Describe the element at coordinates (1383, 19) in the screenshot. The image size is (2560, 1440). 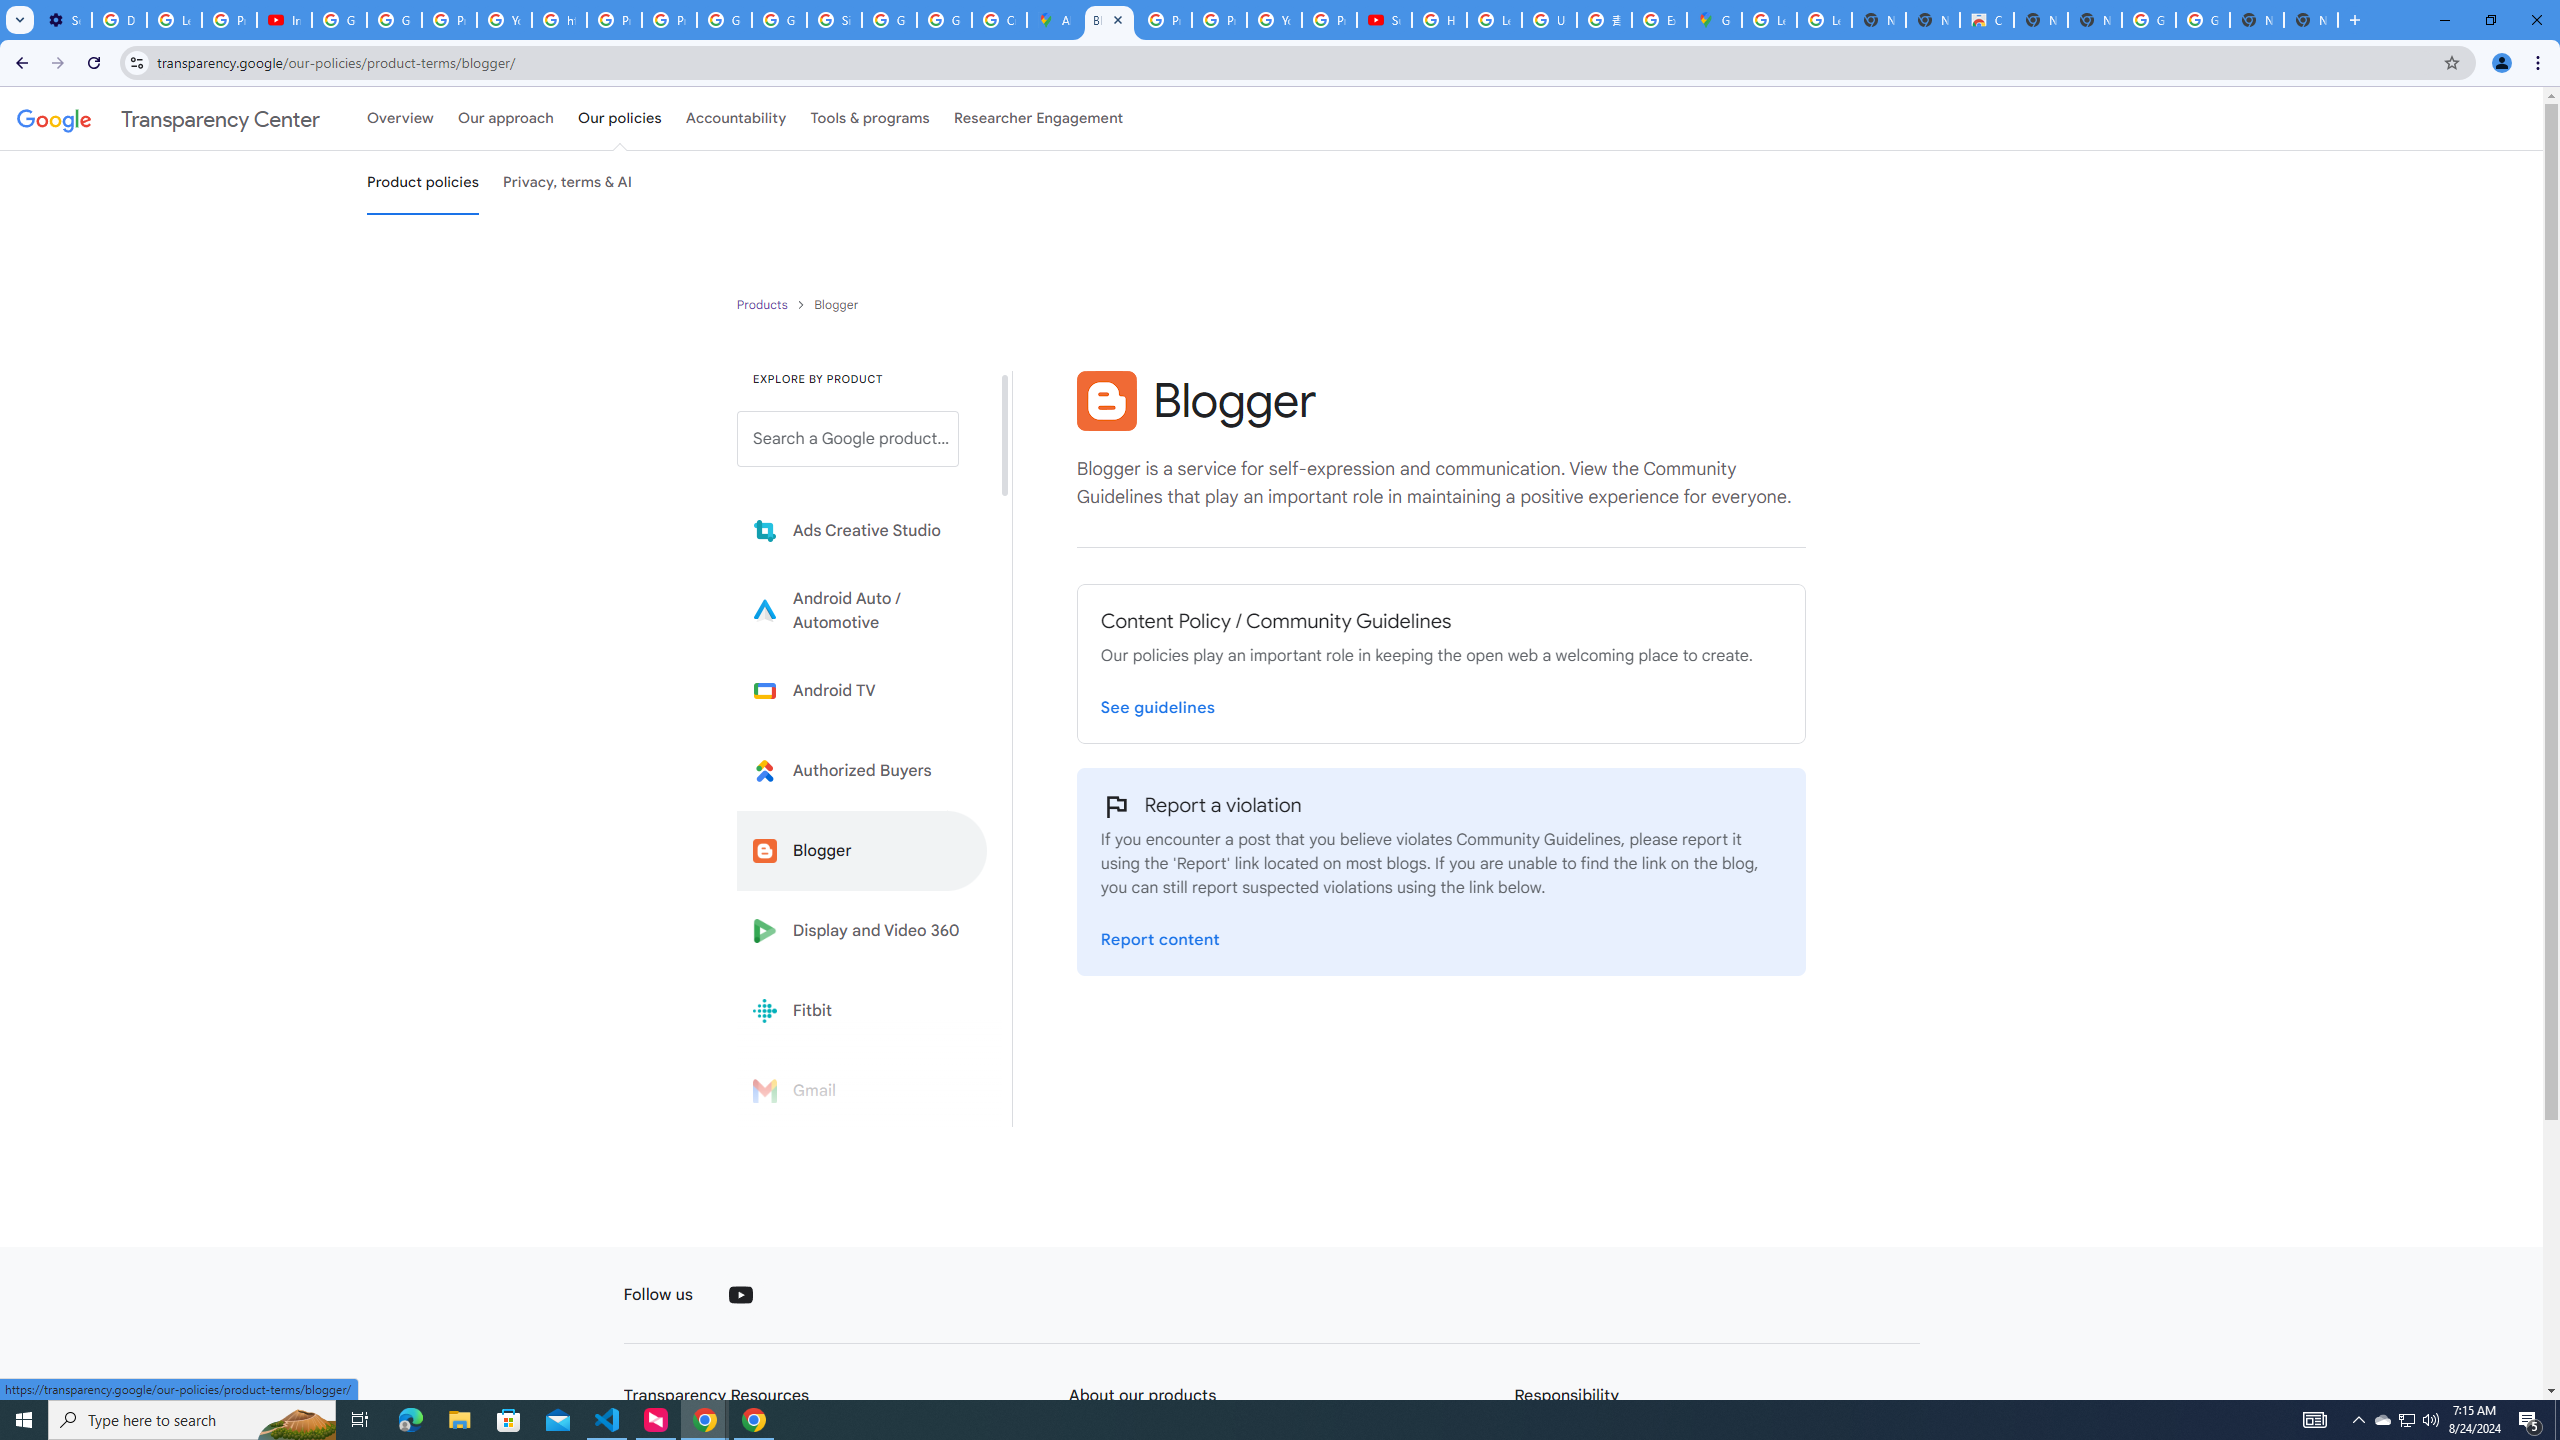
I see `'Subscriptions - YouTube'` at that location.